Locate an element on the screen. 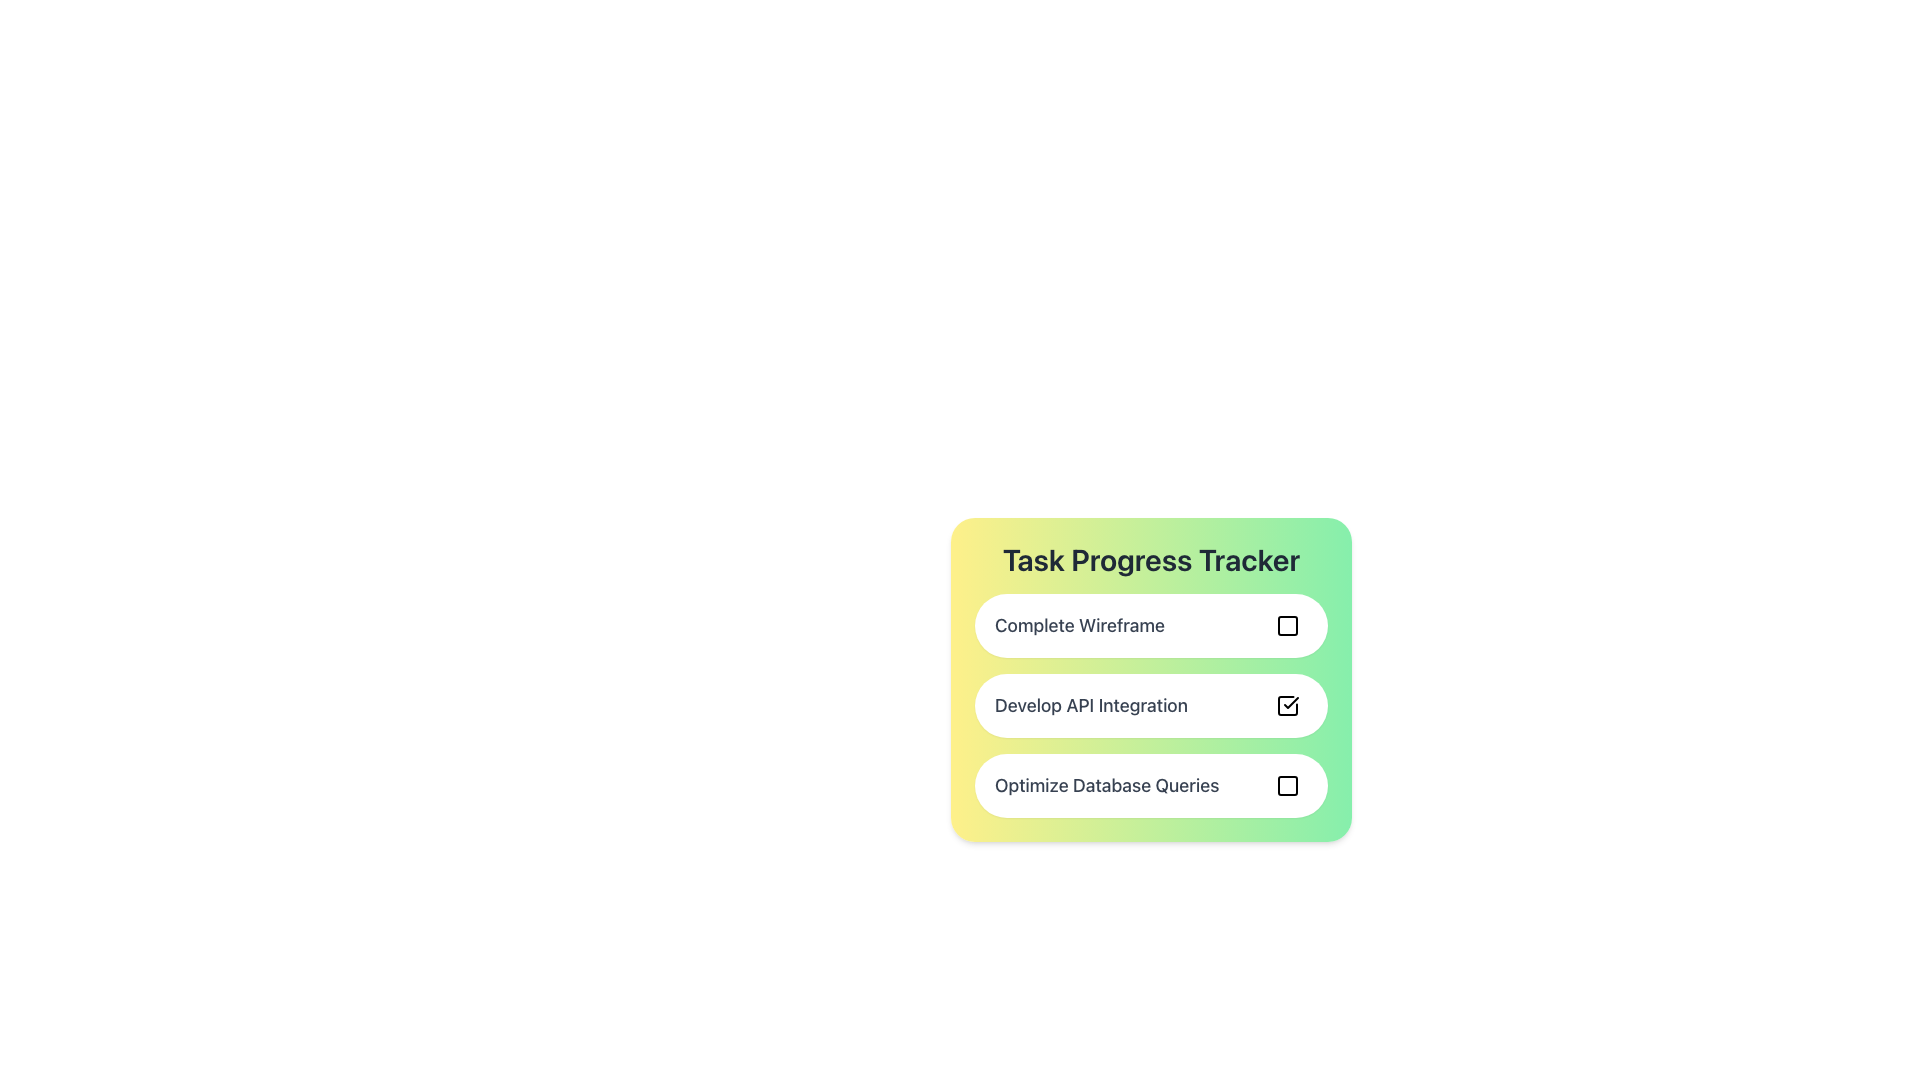 This screenshot has width=1920, height=1080. the checkbox located at the far right side of the 'Complete Wireframe' row in the task list is located at coordinates (1287, 624).